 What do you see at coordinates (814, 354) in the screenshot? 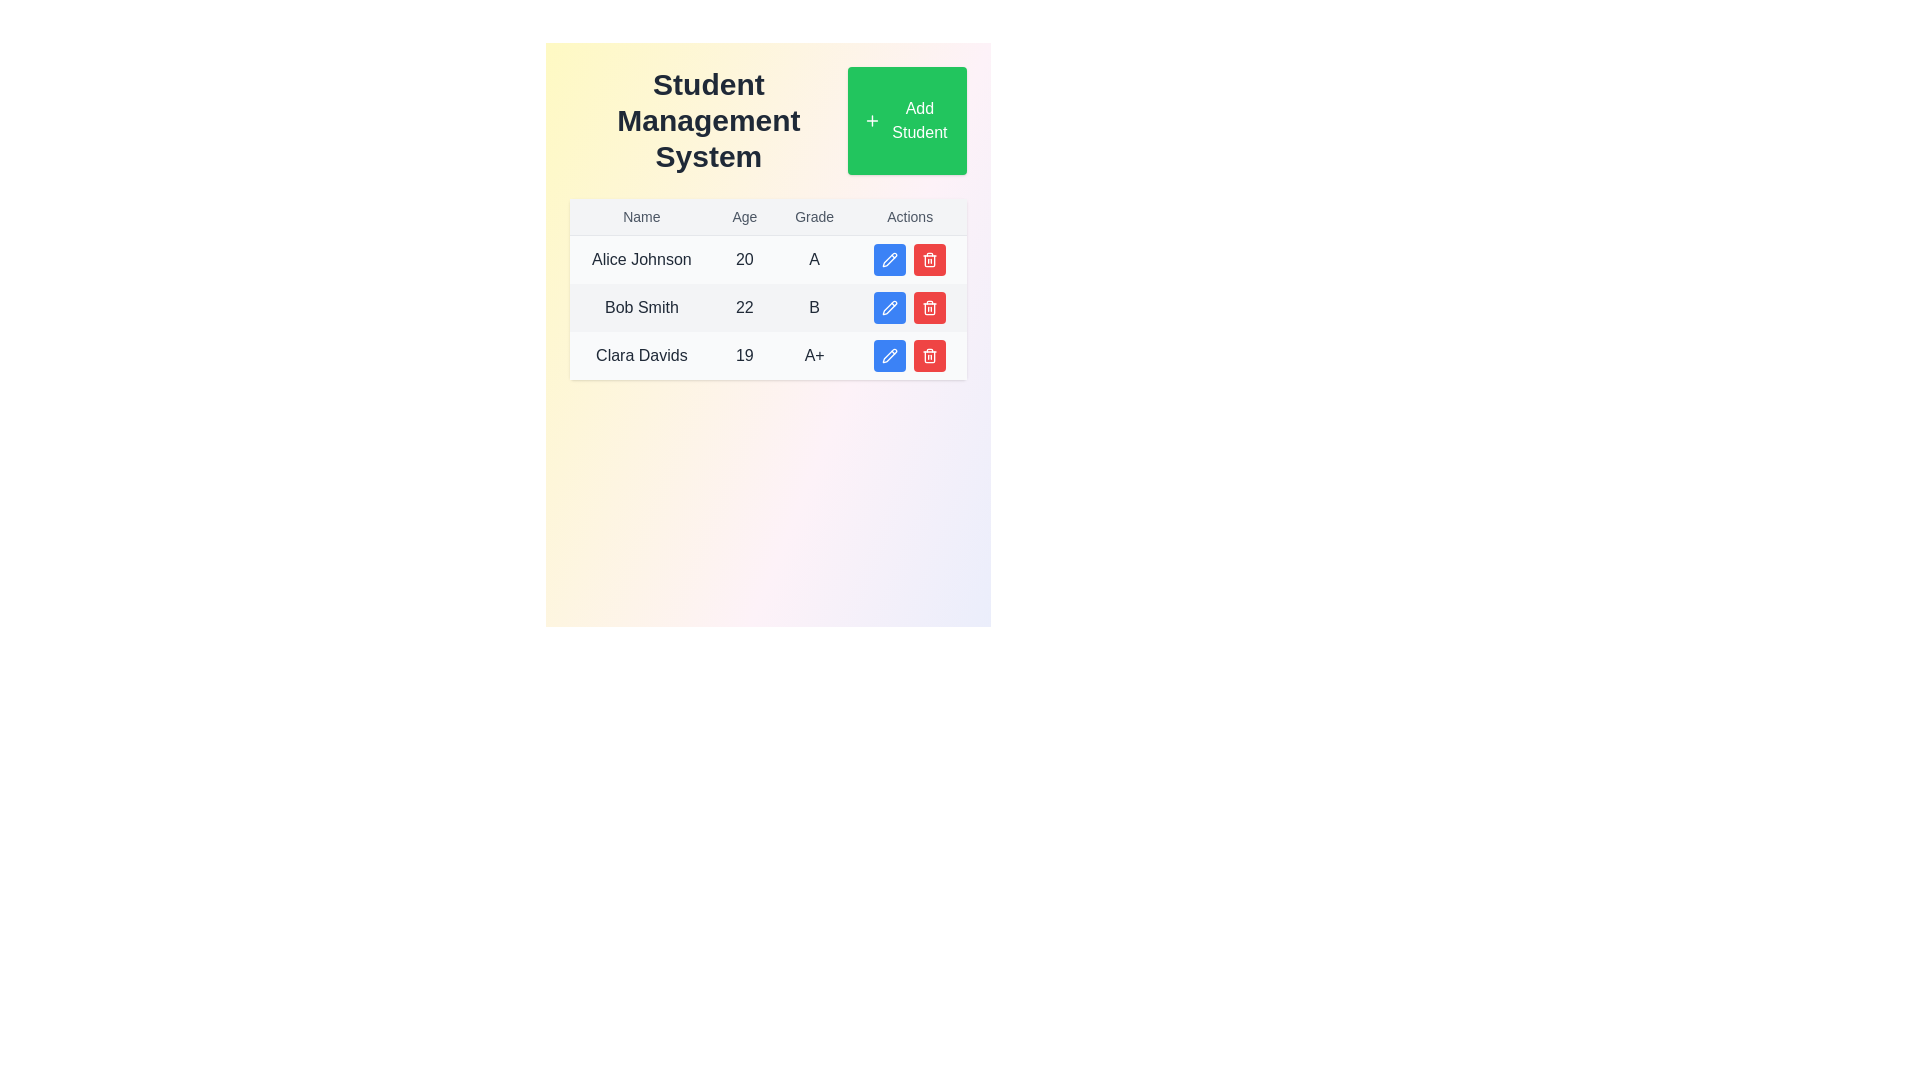
I see `the static text element displaying the grade A+ in the third row of the table under the column labeled 'Grade'` at bounding box center [814, 354].